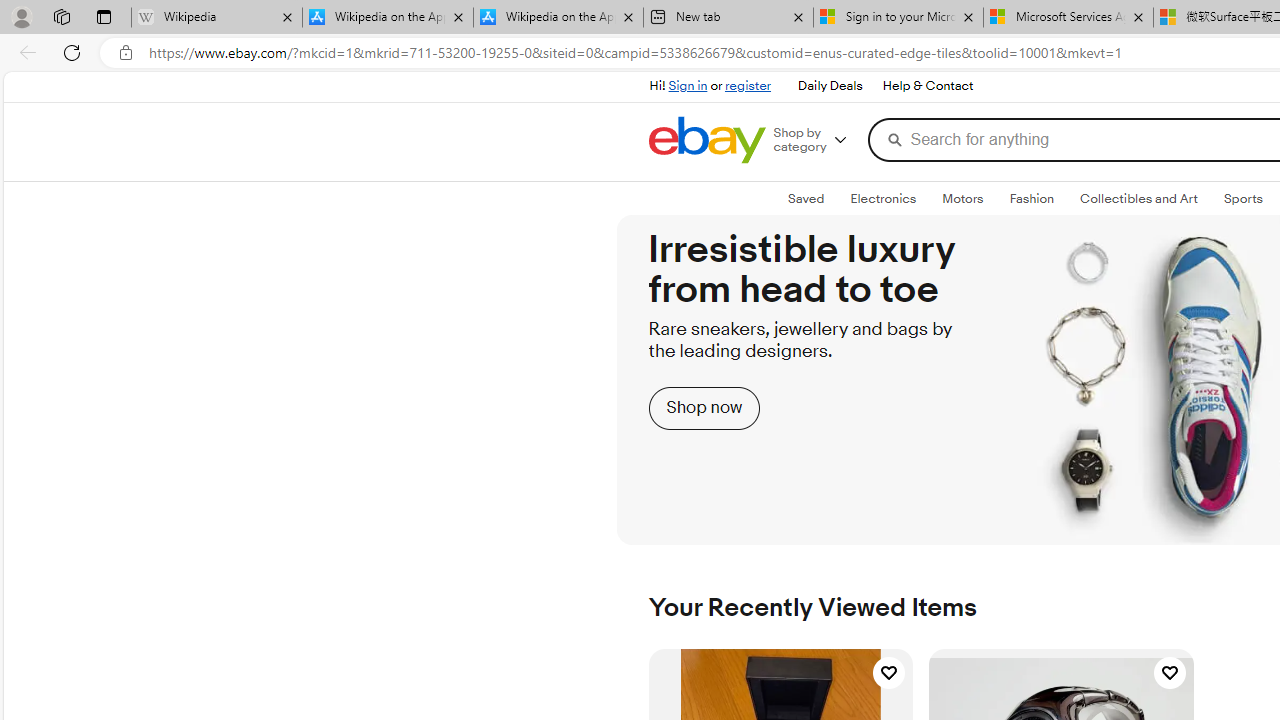 This screenshot has height=720, width=1280. Describe the element at coordinates (1242, 199) in the screenshot. I see `'SportsExpand: Sports'` at that location.